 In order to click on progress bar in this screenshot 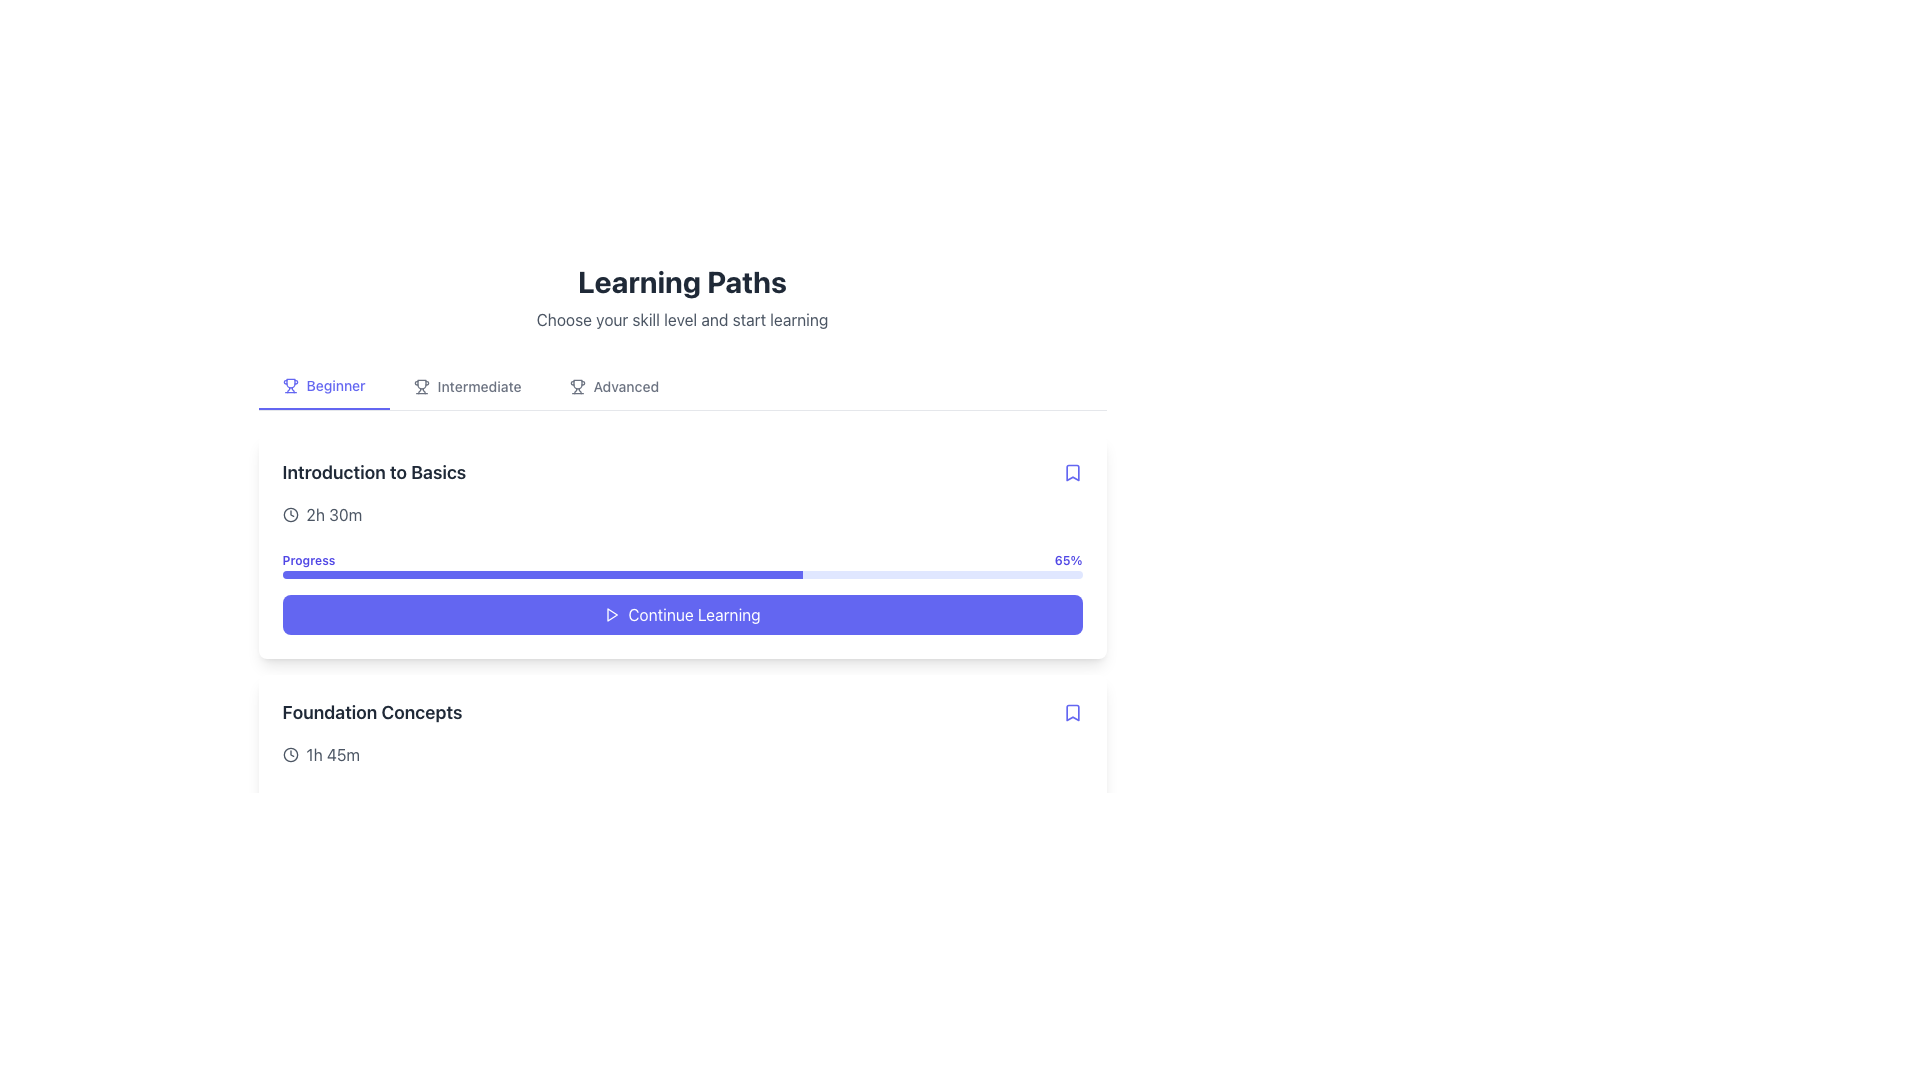, I will do `click(889, 574)`.